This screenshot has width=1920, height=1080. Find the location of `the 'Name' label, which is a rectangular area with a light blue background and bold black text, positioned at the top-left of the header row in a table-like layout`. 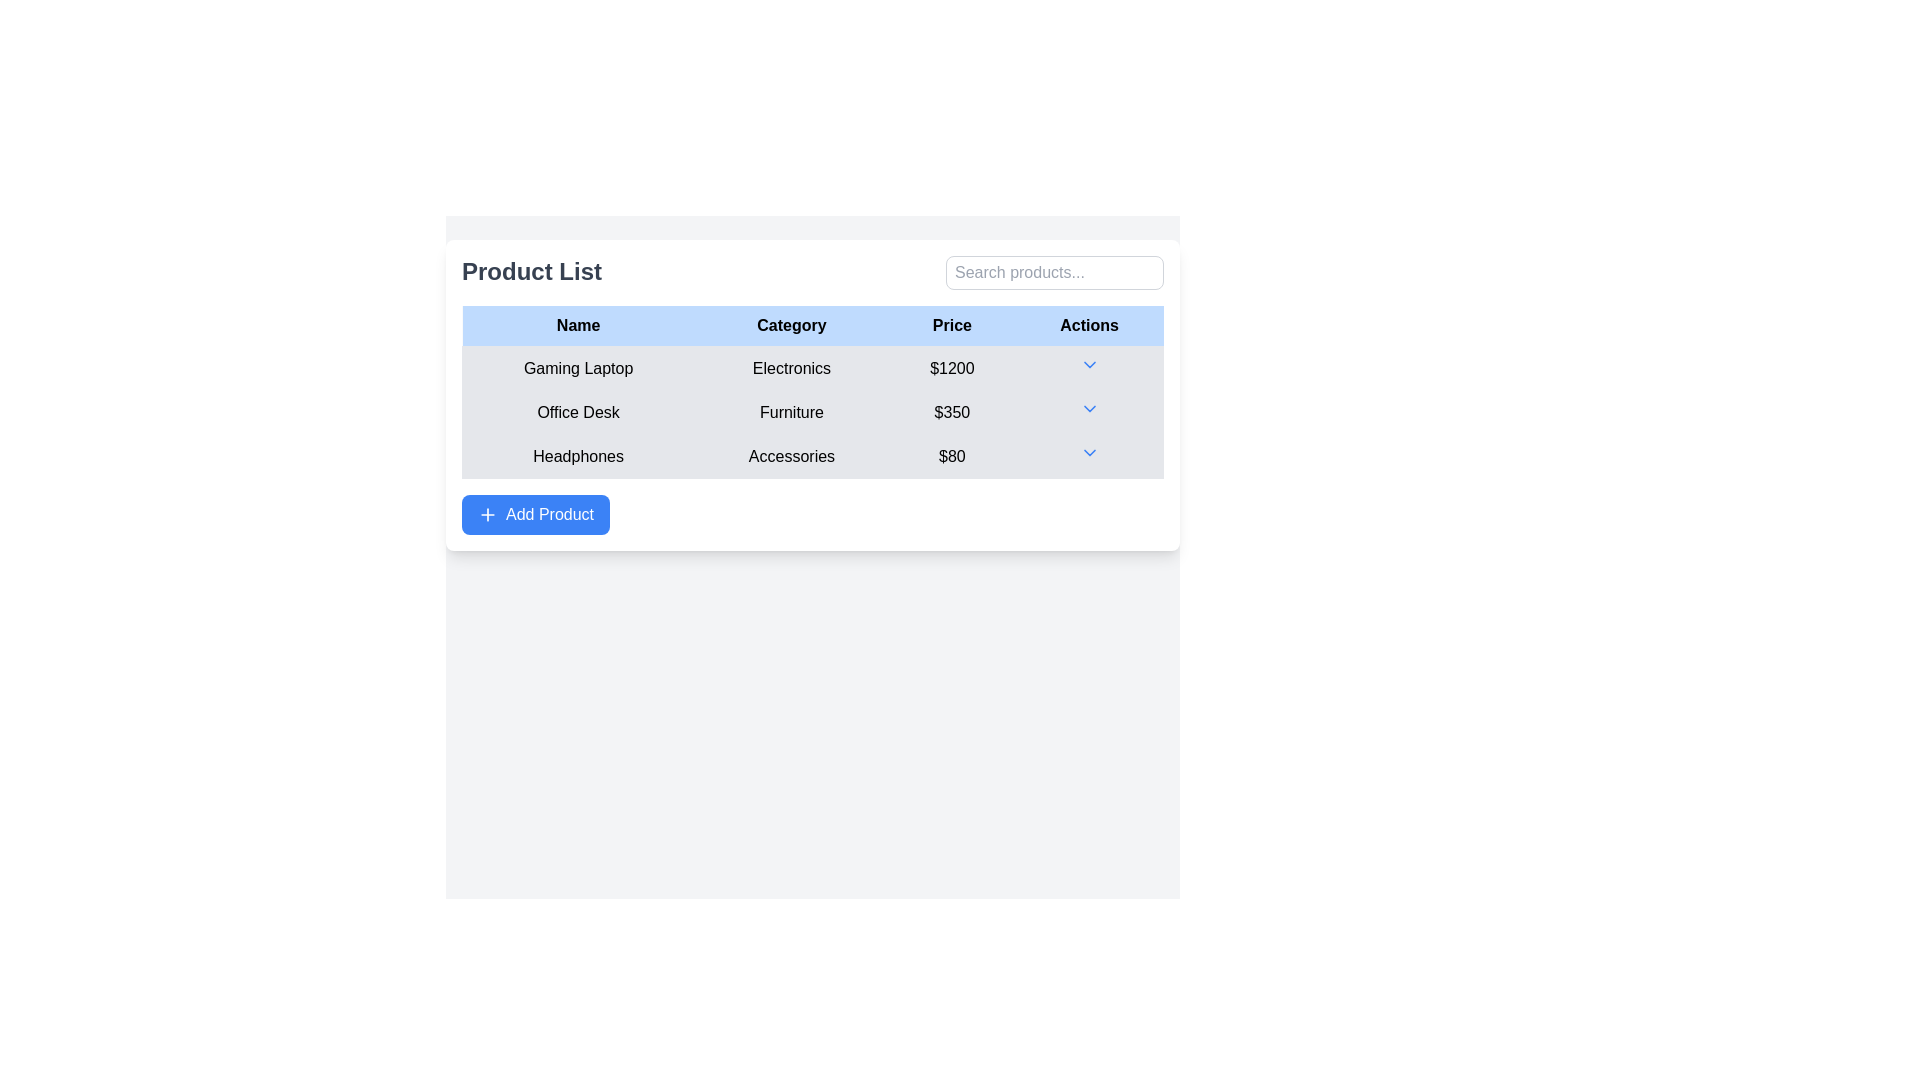

the 'Name' label, which is a rectangular area with a light blue background and bold black text, positioned at the top-left of the header row in a table-like layout is located at coordinates (577, 325).